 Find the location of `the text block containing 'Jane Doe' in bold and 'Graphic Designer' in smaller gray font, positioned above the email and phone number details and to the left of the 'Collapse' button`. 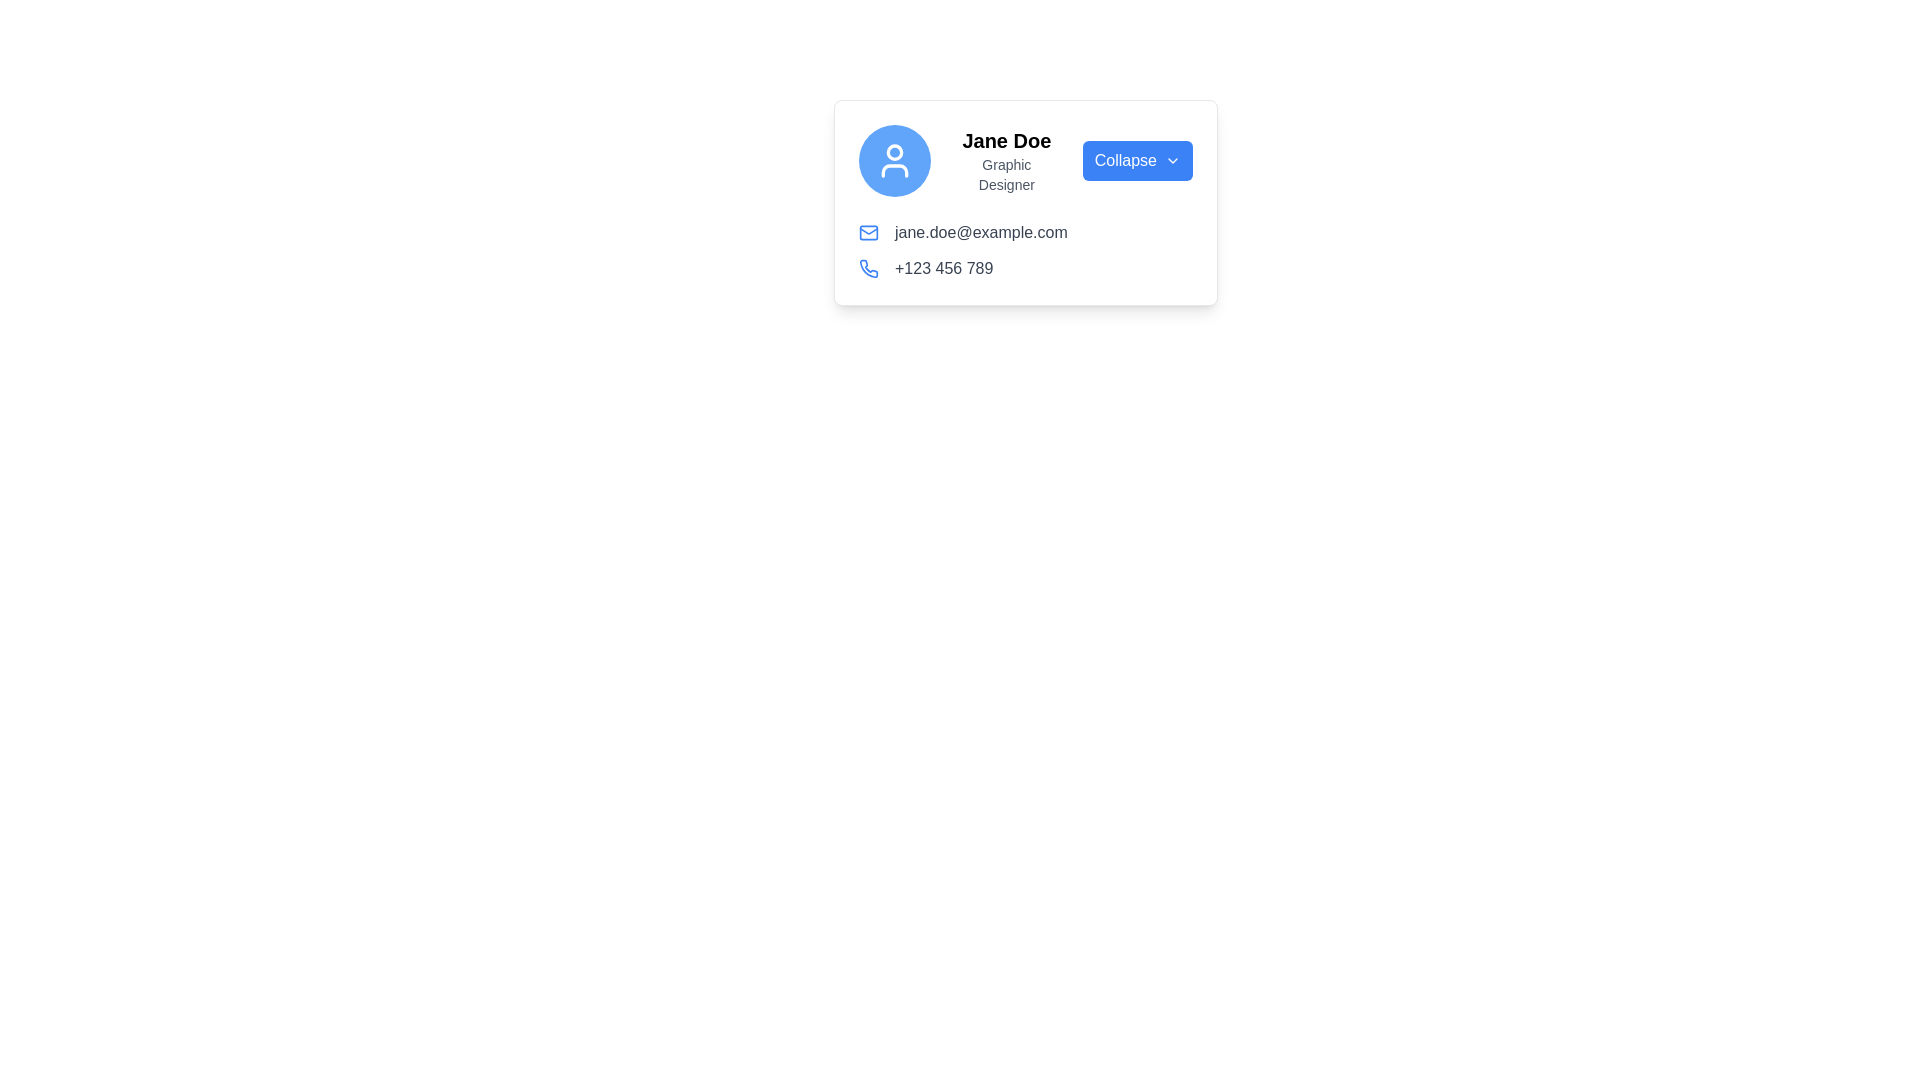

the text block containing 'Jane Doe' in bold and 'Graphic Designer' in smaller gray font, positioned above the email and phone number details and to the left of the 'Collapse' button is located at coordinates (1006, 160).